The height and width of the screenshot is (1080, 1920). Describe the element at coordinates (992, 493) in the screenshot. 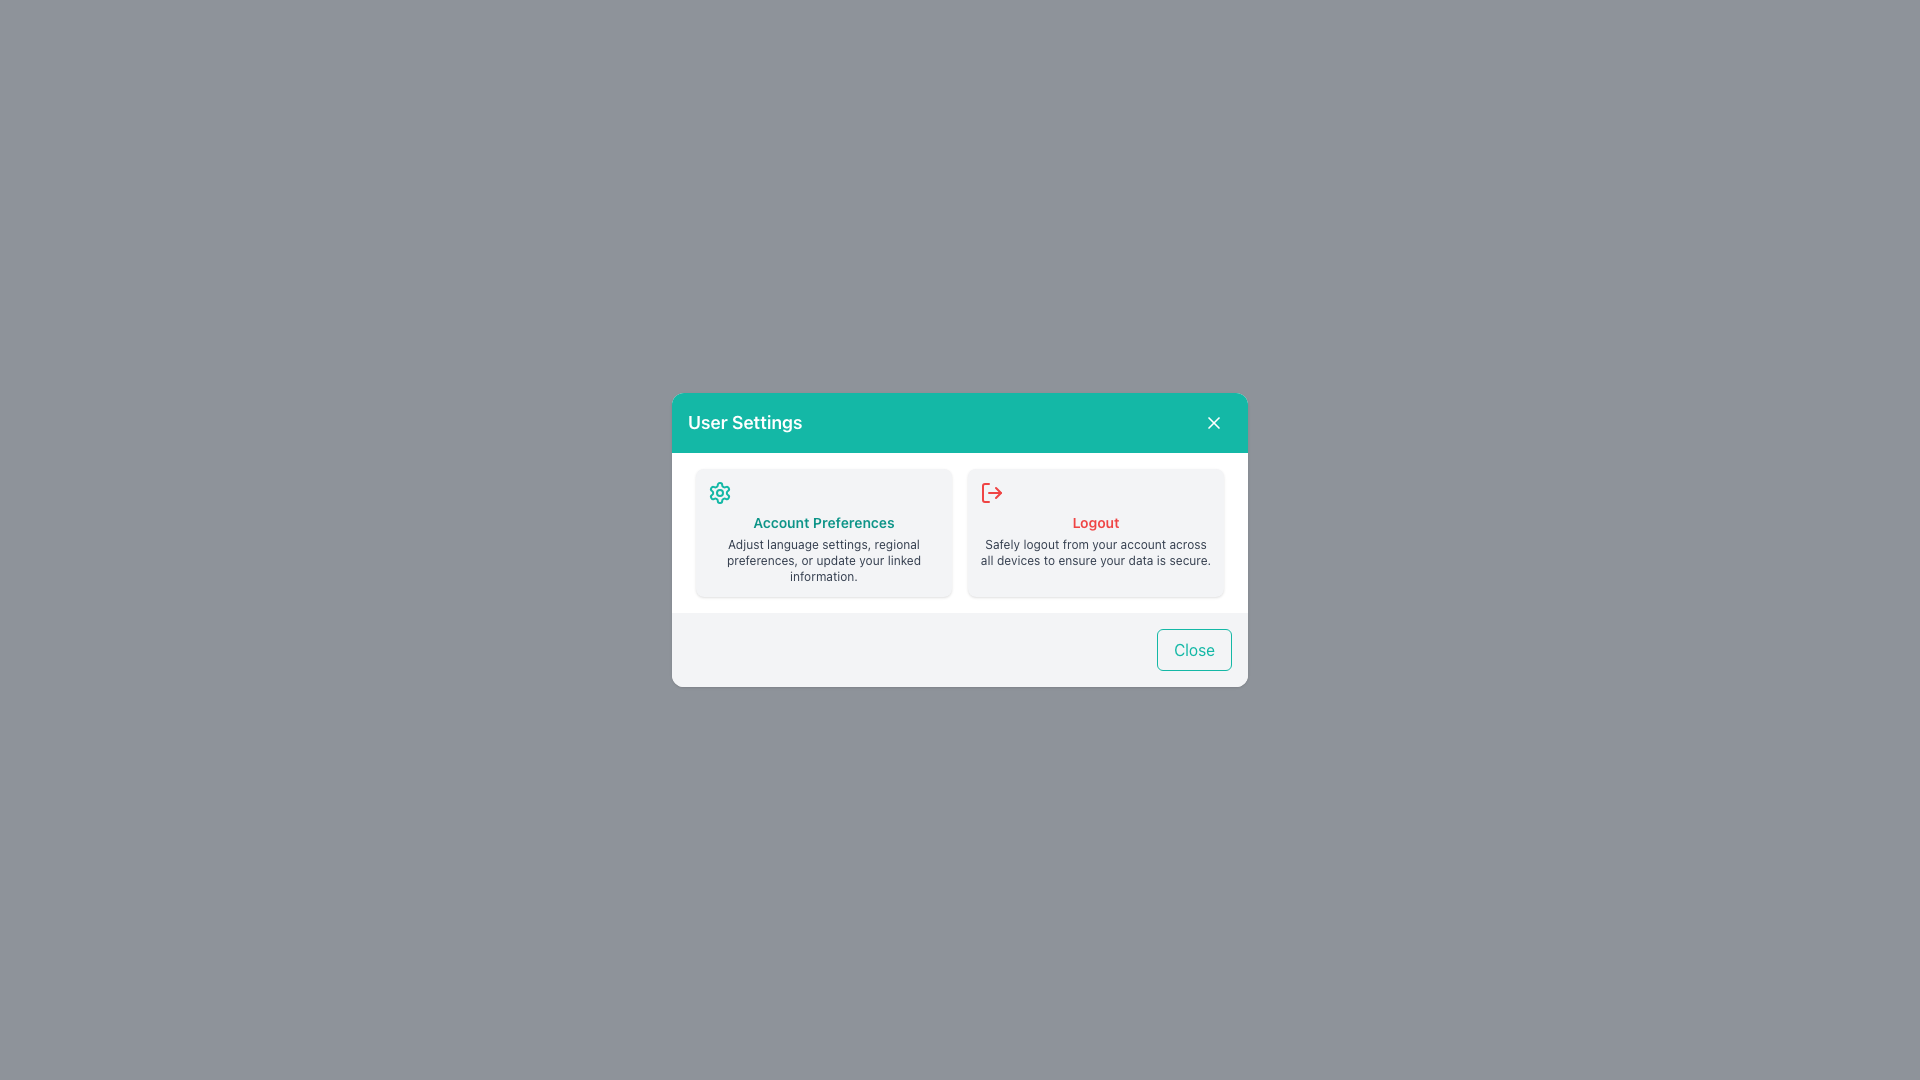

I see `the red log-out icon with an outward pointing arrow, located centrally within the 'Logout' card in the modal dialog` at that location.